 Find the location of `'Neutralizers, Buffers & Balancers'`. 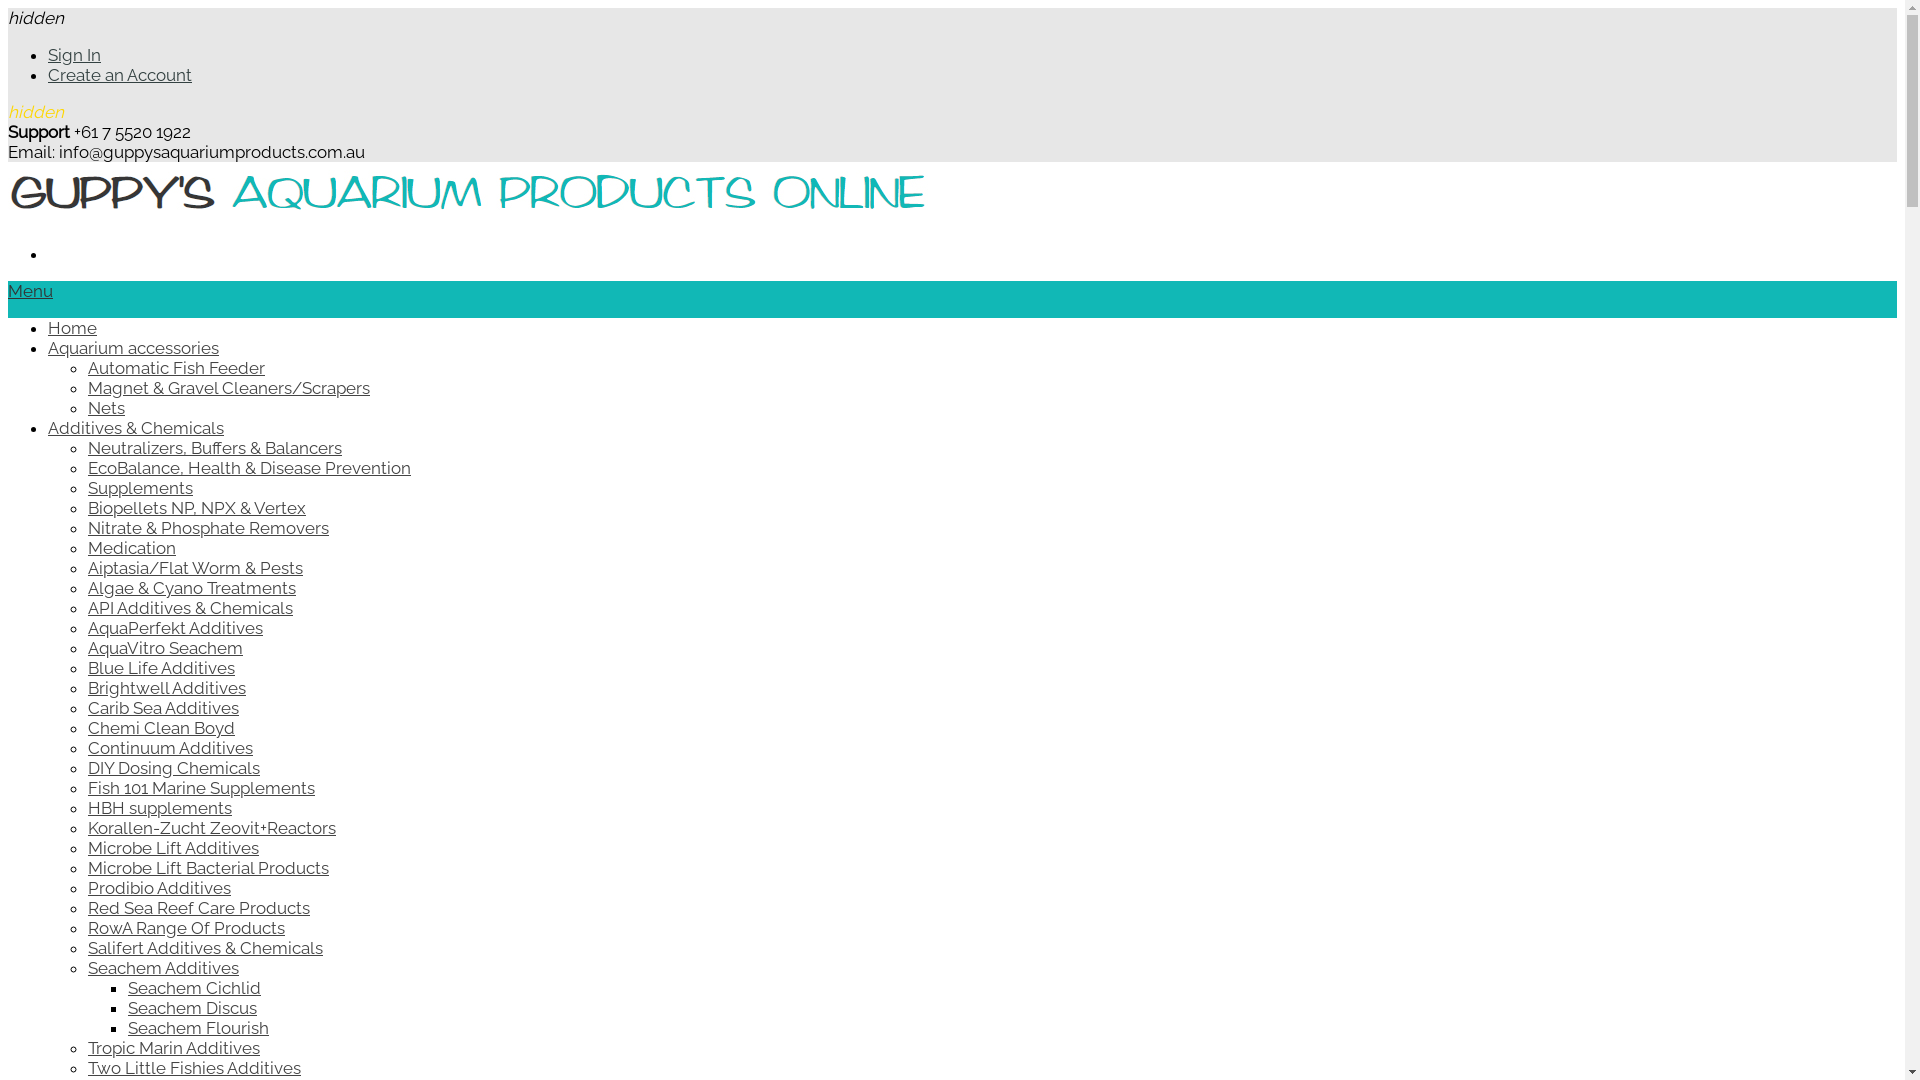

'Neutralizers, Buffers & Balancers' is located at coordinates (215, 446).